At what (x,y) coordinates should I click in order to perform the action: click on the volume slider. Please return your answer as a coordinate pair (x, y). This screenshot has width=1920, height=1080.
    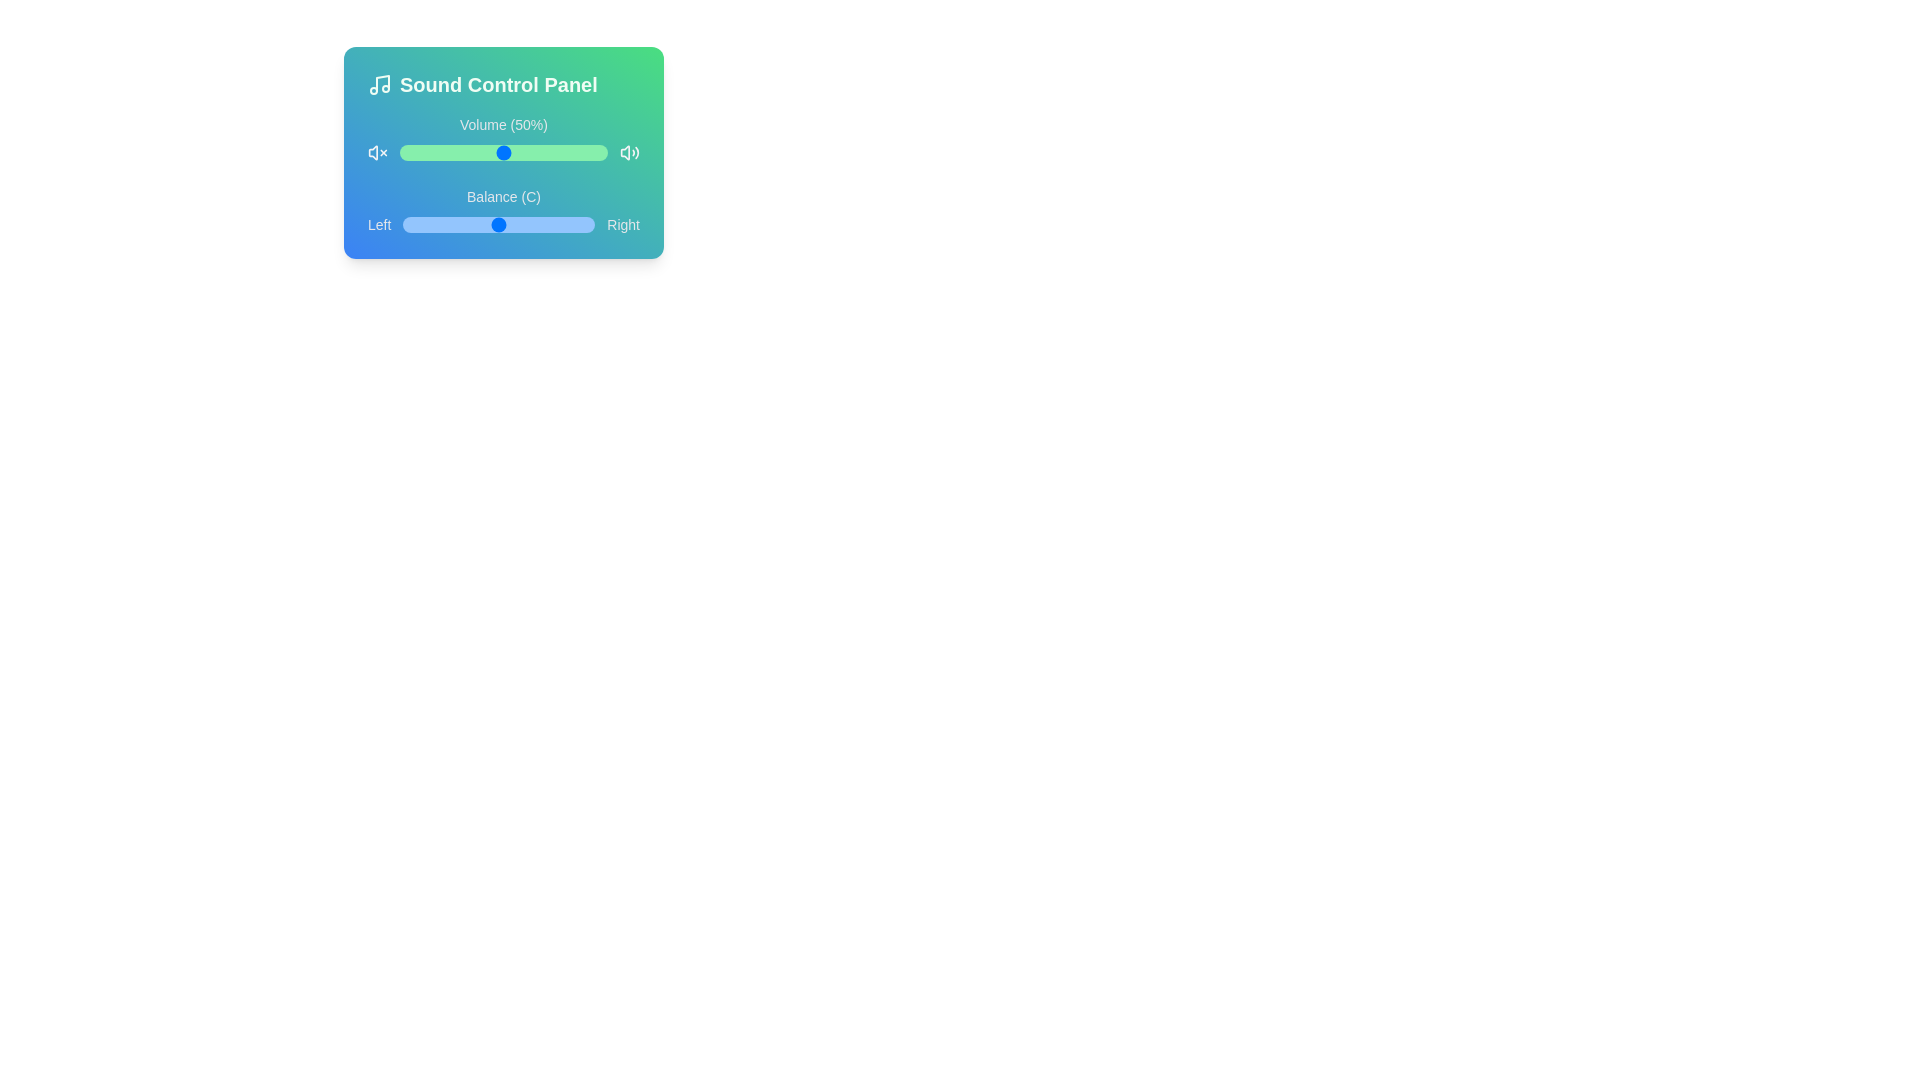
    Looking at the image, I should click on (584, 152).